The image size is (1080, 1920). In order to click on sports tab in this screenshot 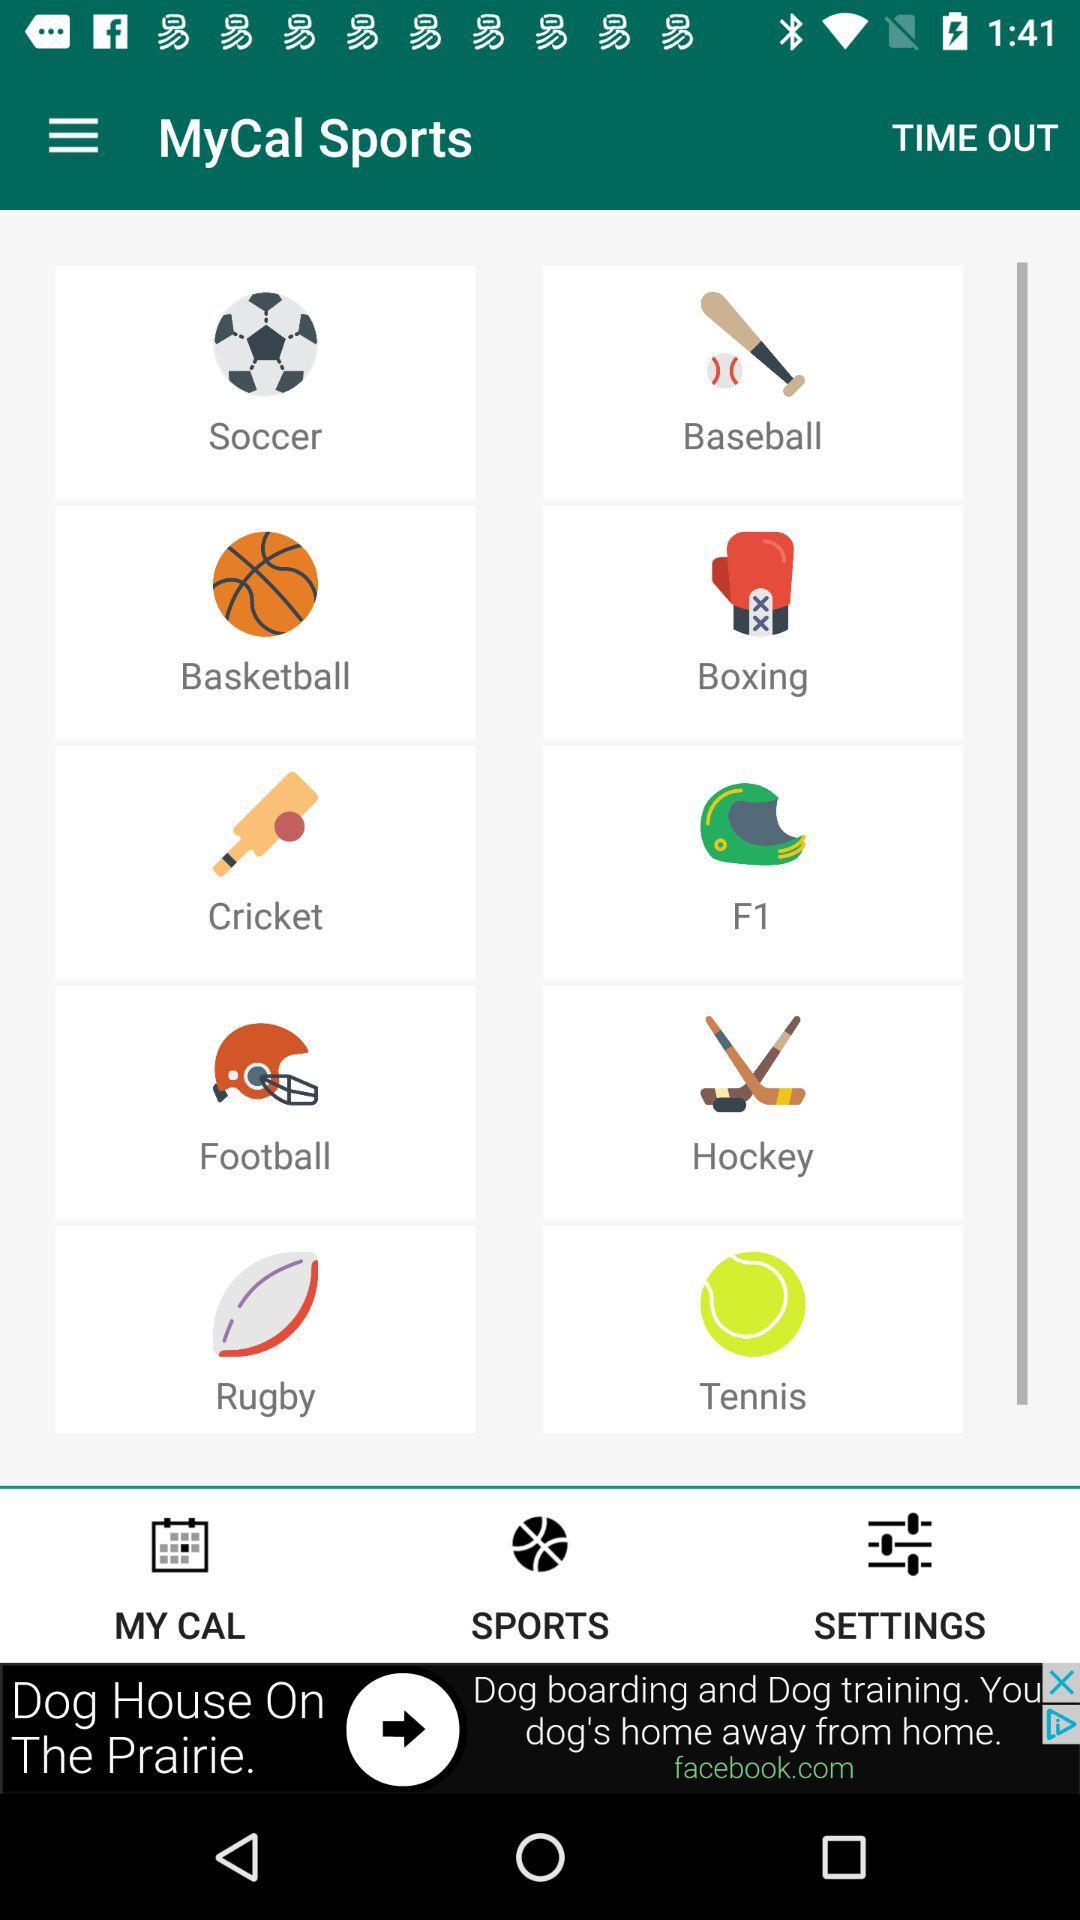, I will do `click(540, 1574)`.